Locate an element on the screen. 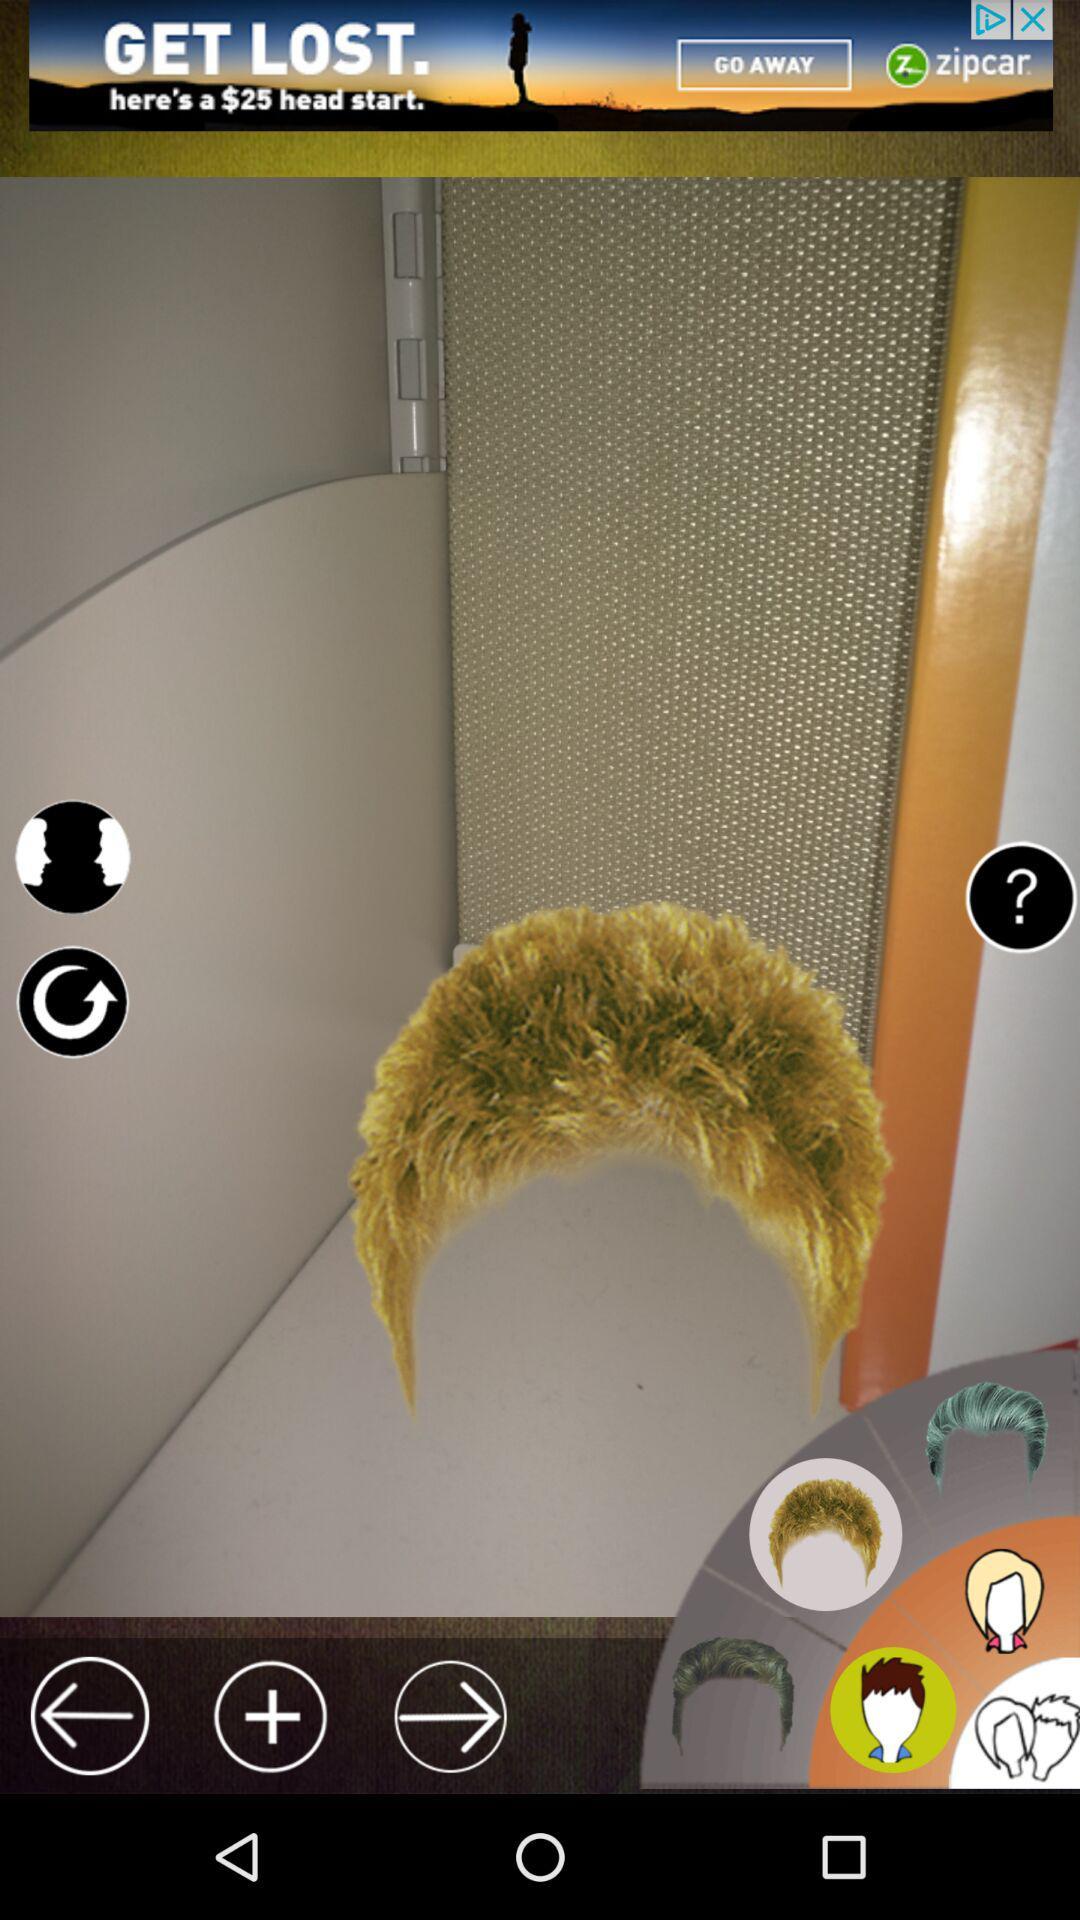 The width and height of the screenshot is (1080, 1920). advertisement link is located at coordinates (540, 65).